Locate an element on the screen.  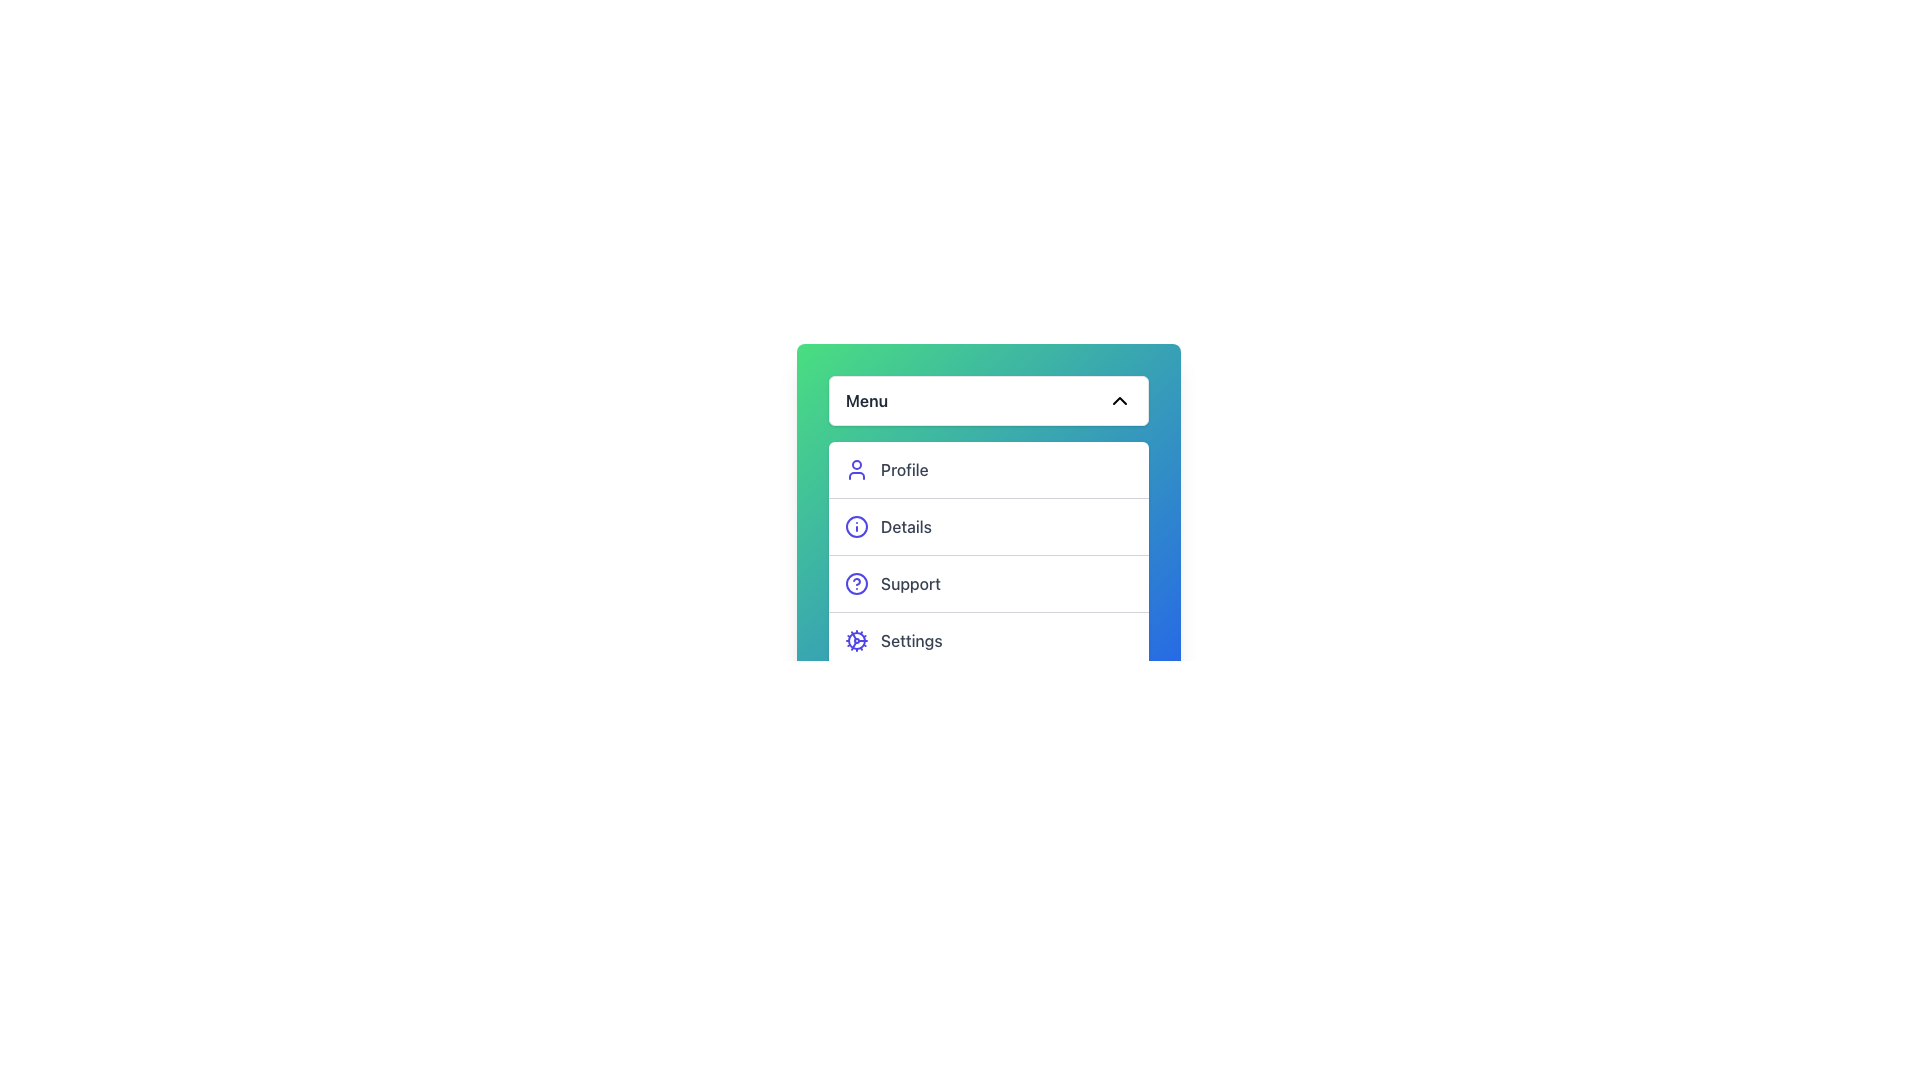
the icon located to the left of the 'Details' menu item in the dropdown is located at coordinates (857, 526).